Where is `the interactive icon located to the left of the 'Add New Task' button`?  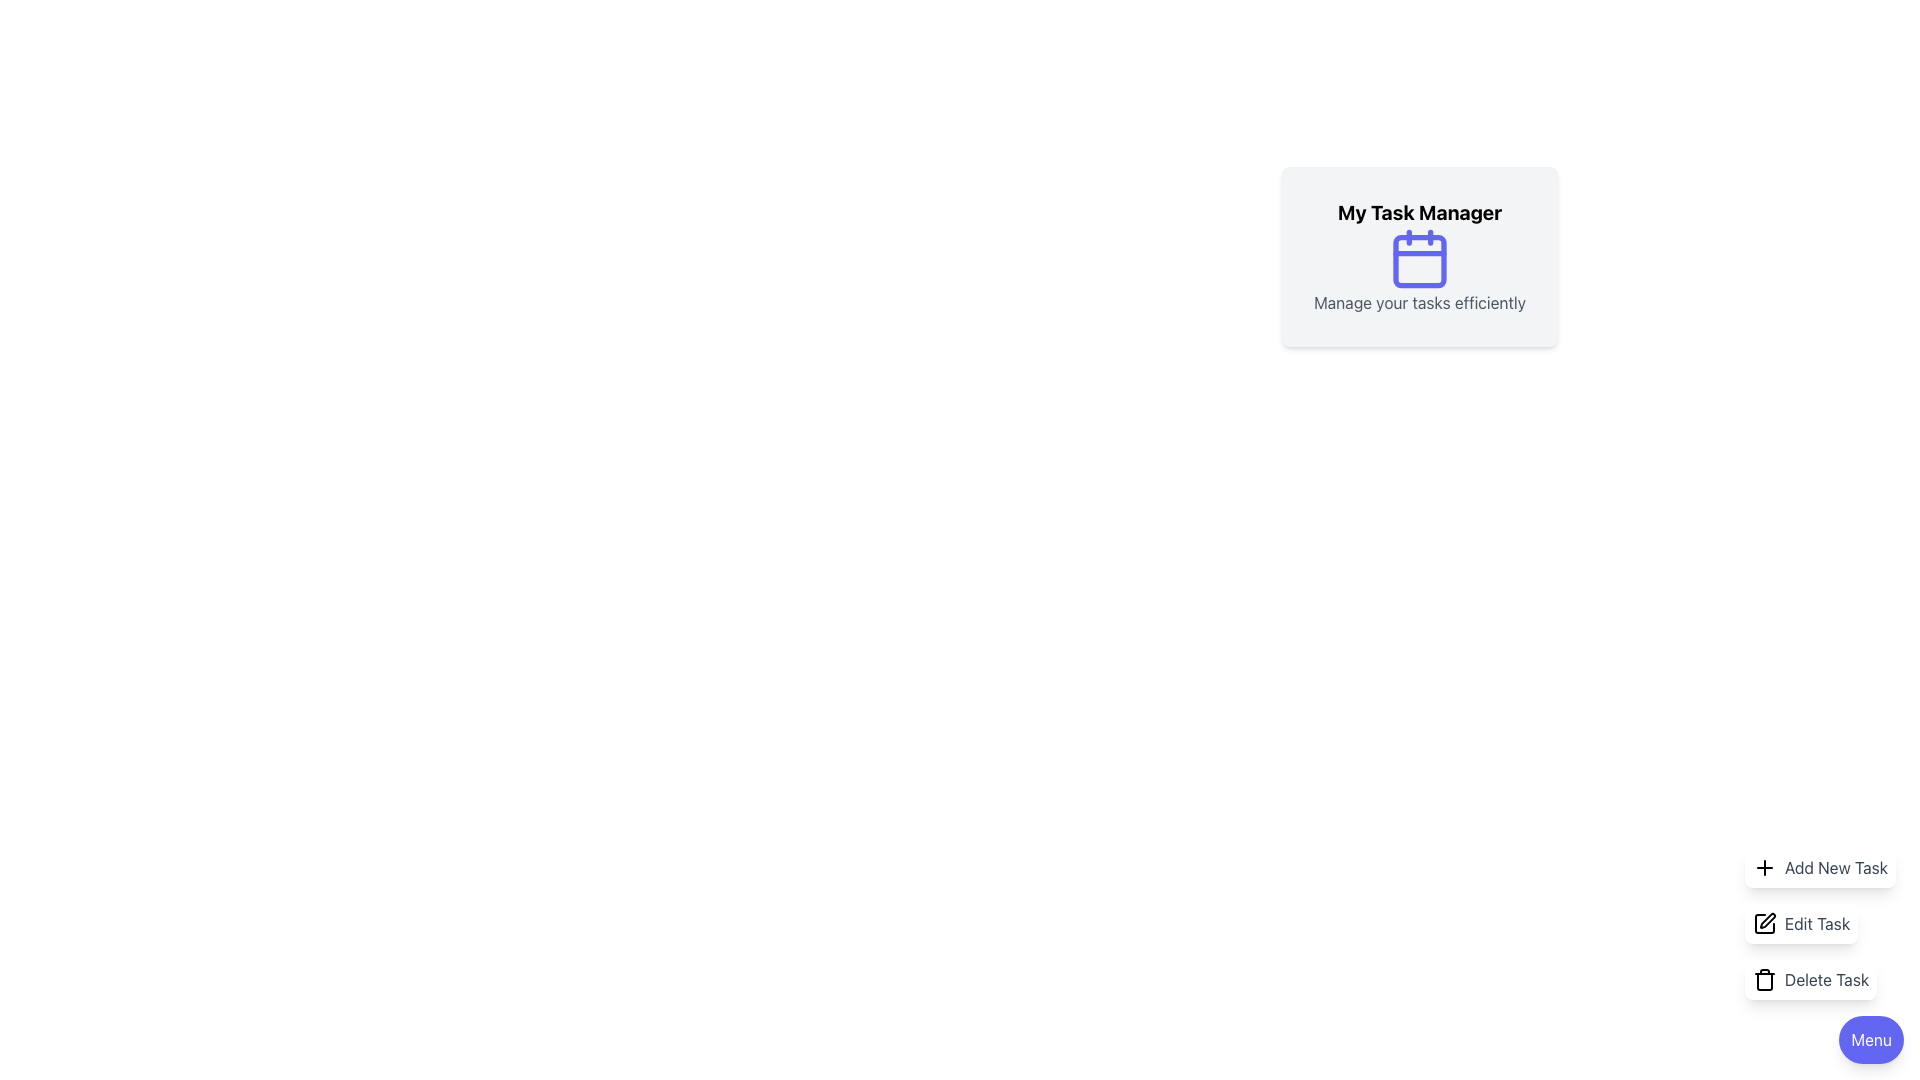 the interactive icon located to the left of the 'Add New Task' button is located at coordinates (1765, 866).